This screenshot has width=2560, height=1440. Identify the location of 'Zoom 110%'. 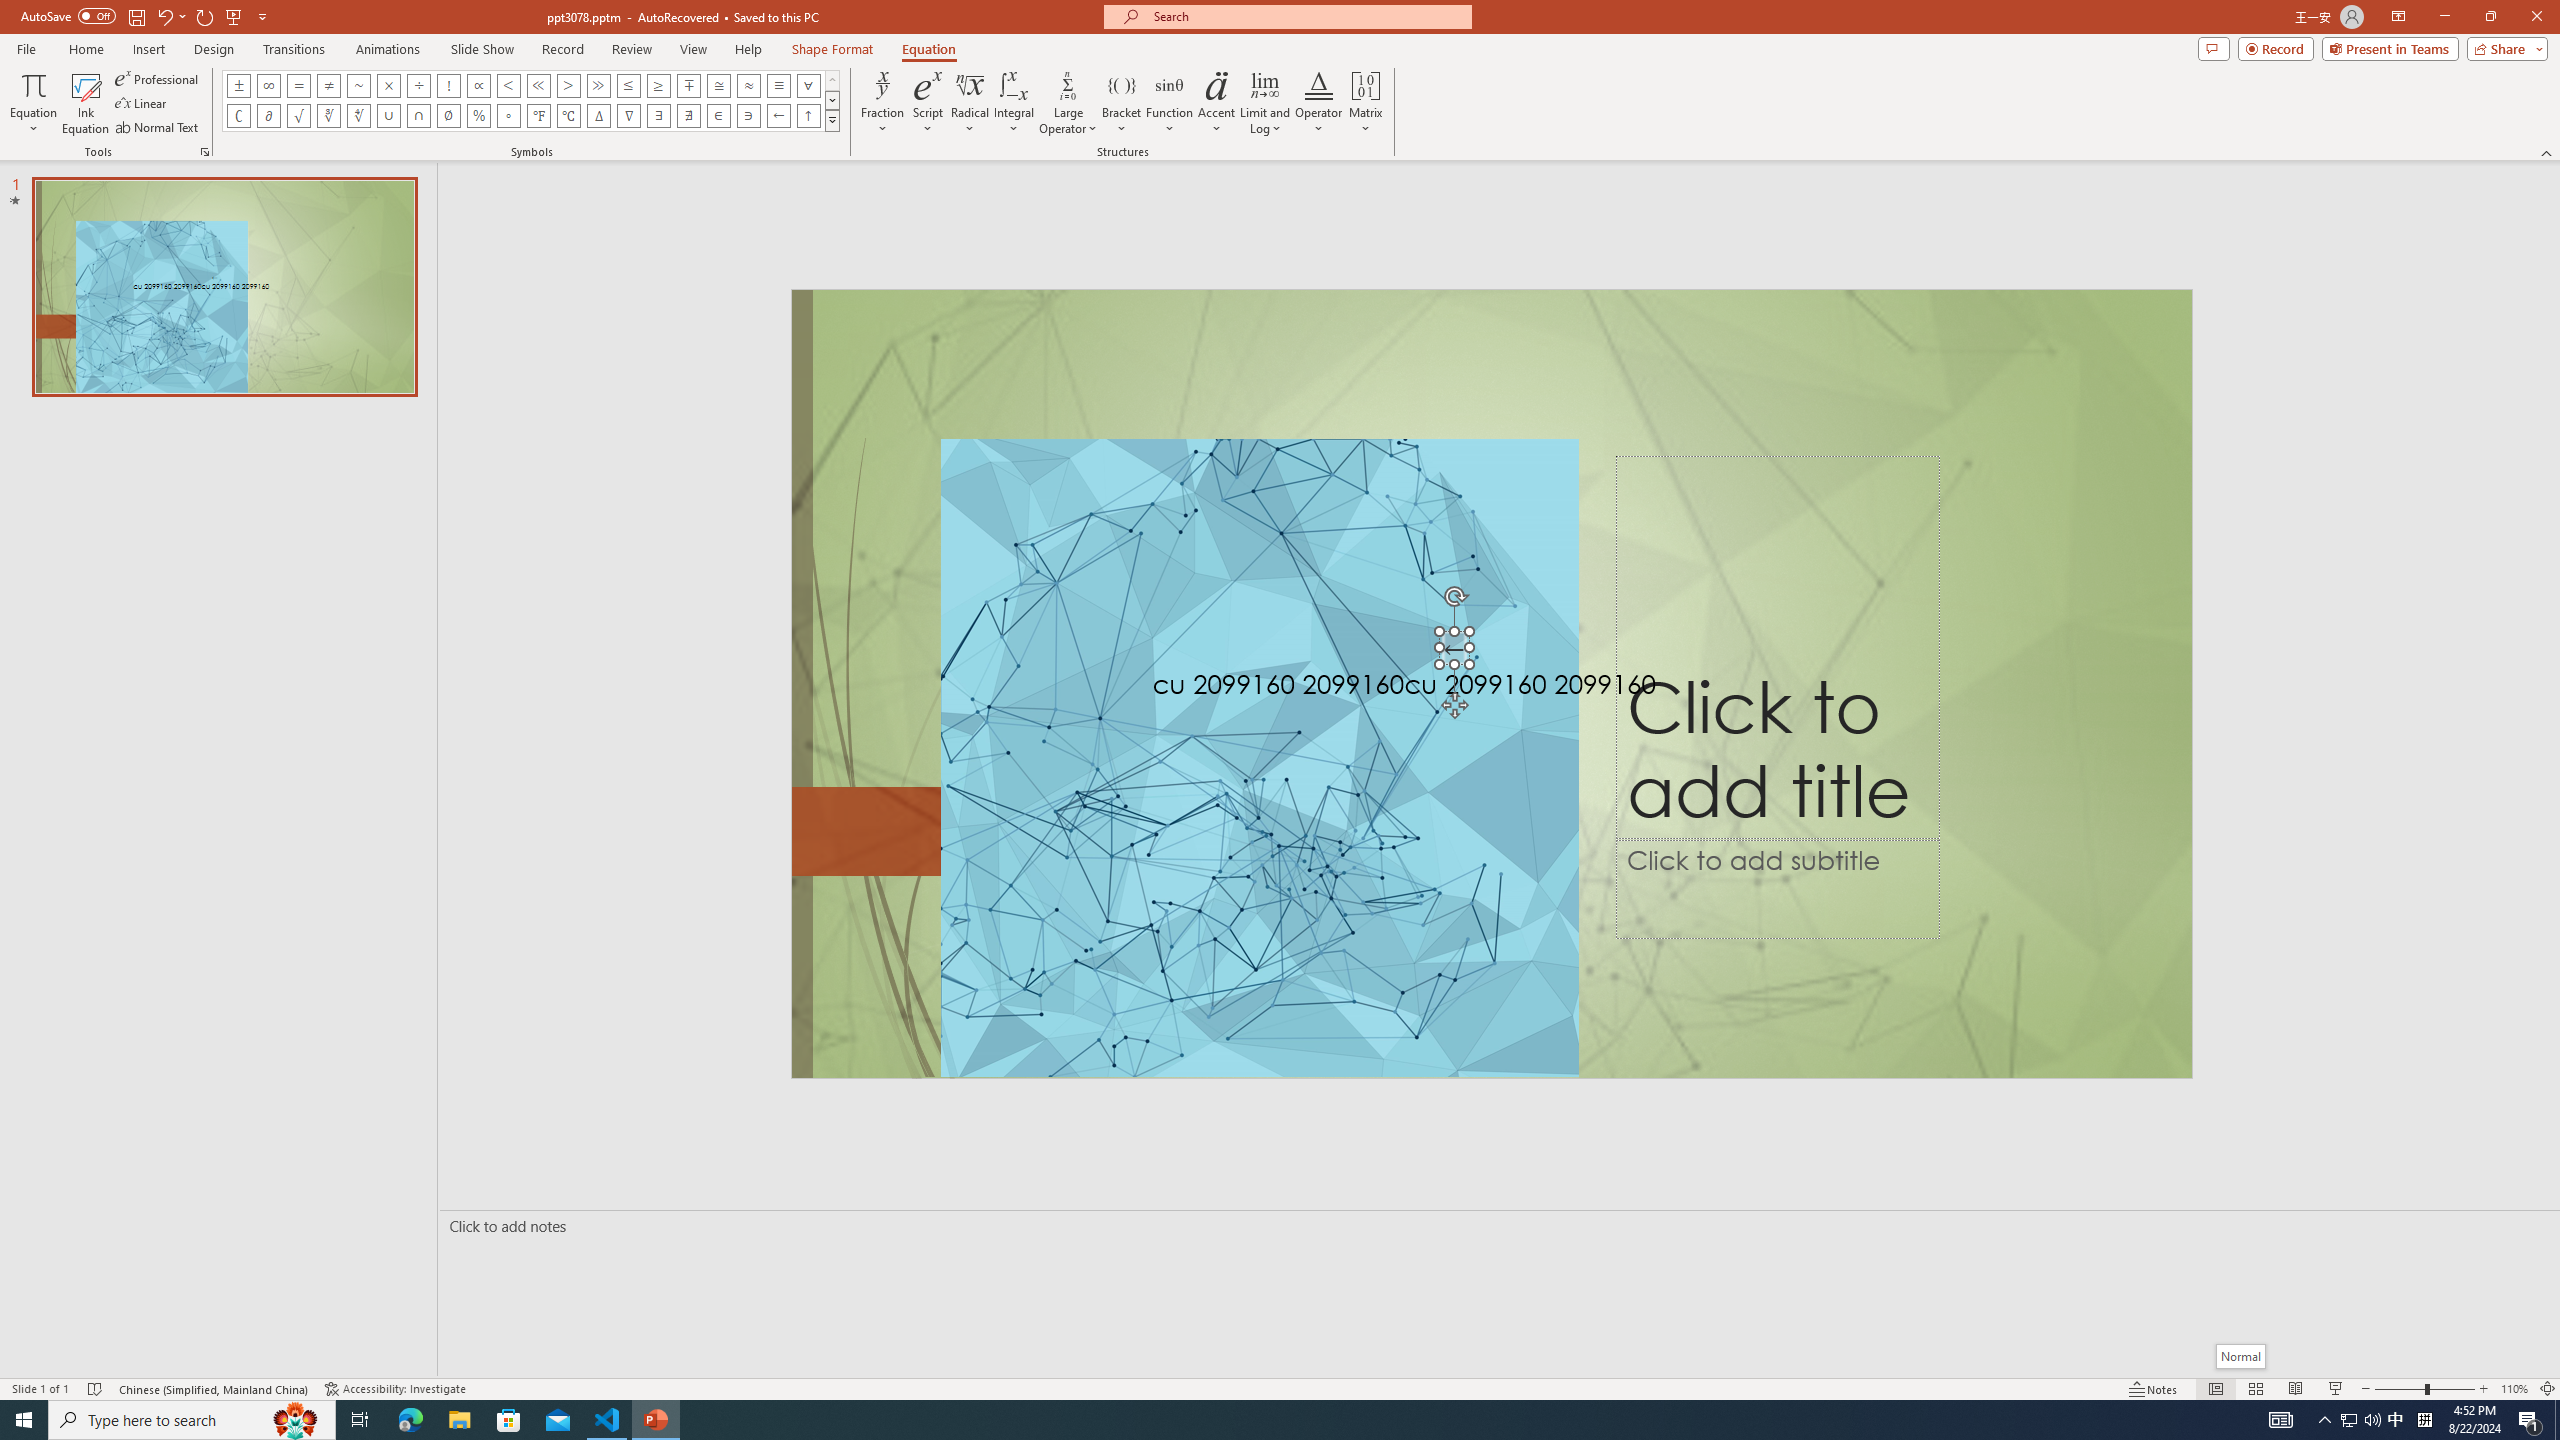
(2515, 1389).